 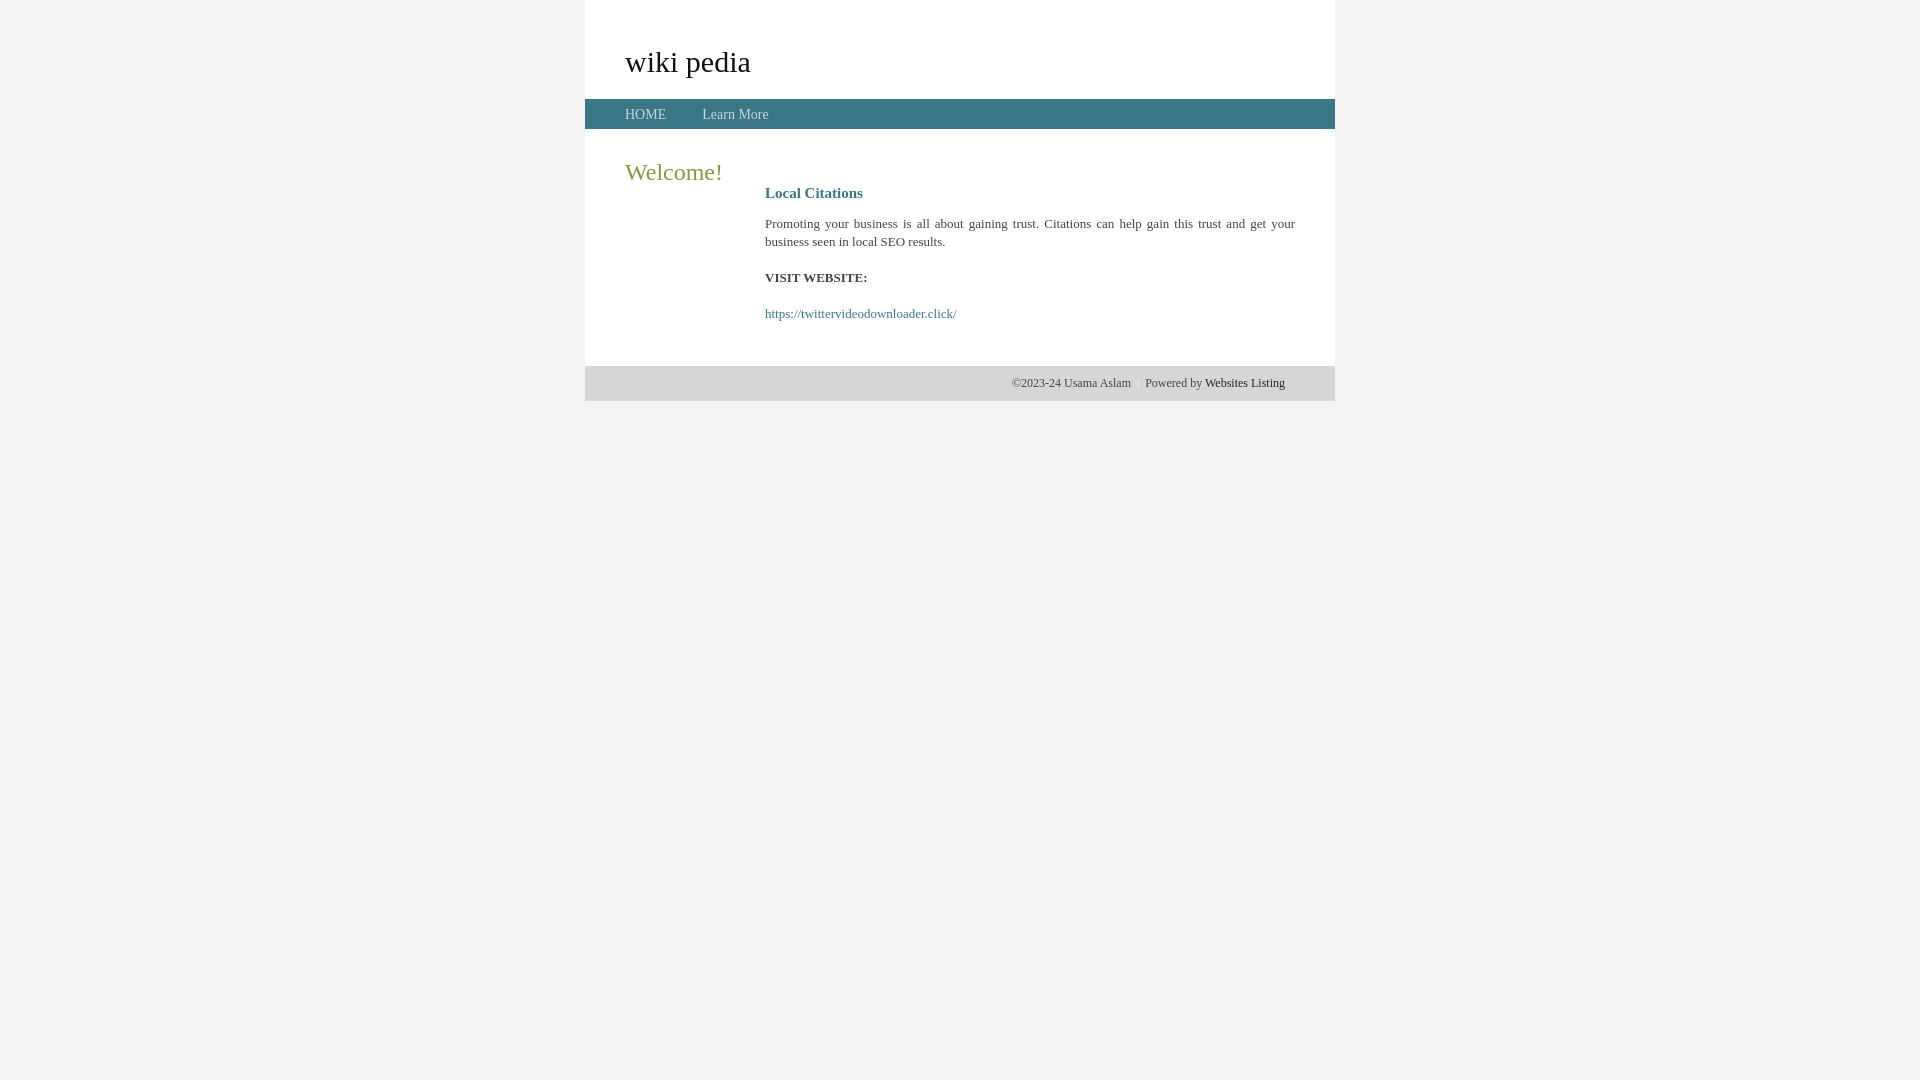 I want to click on 'Learn More', so click(x=701, y=114).